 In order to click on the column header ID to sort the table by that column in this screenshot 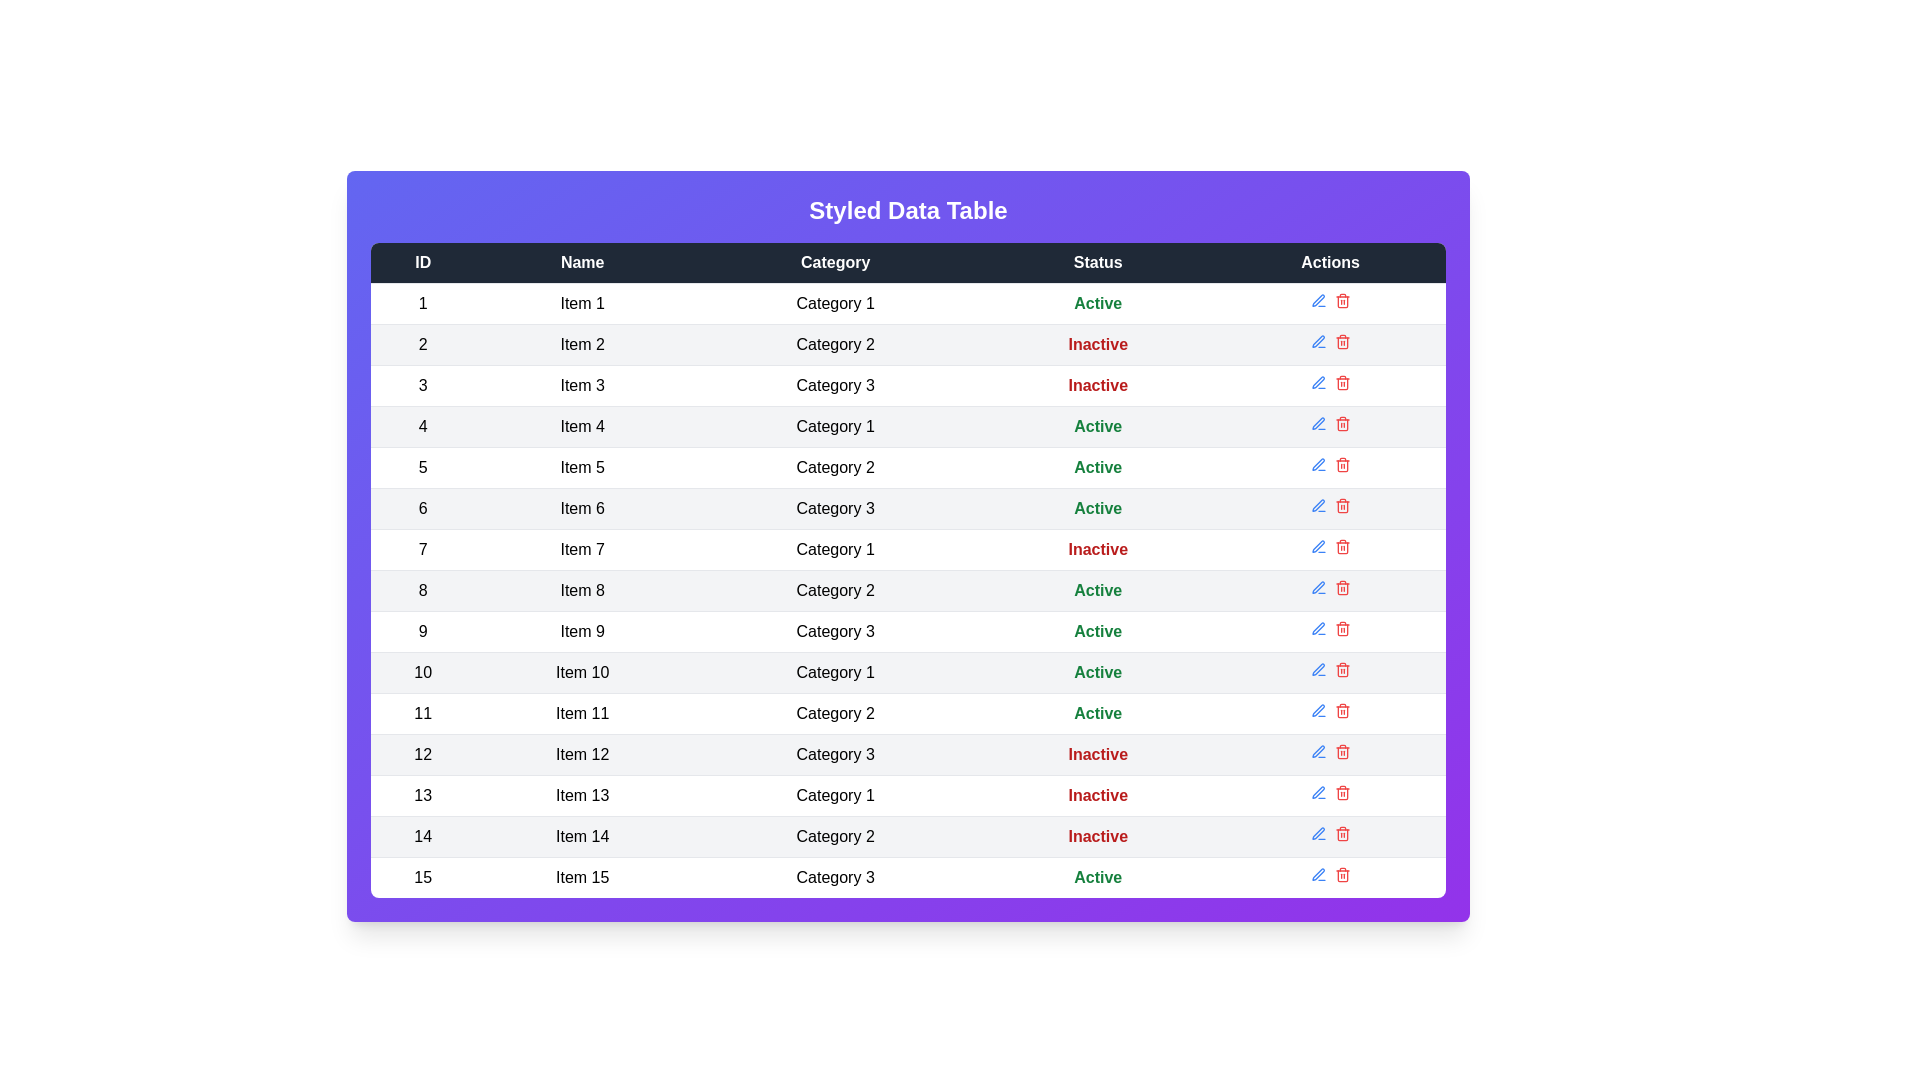, I will do `click(421, 261)`.